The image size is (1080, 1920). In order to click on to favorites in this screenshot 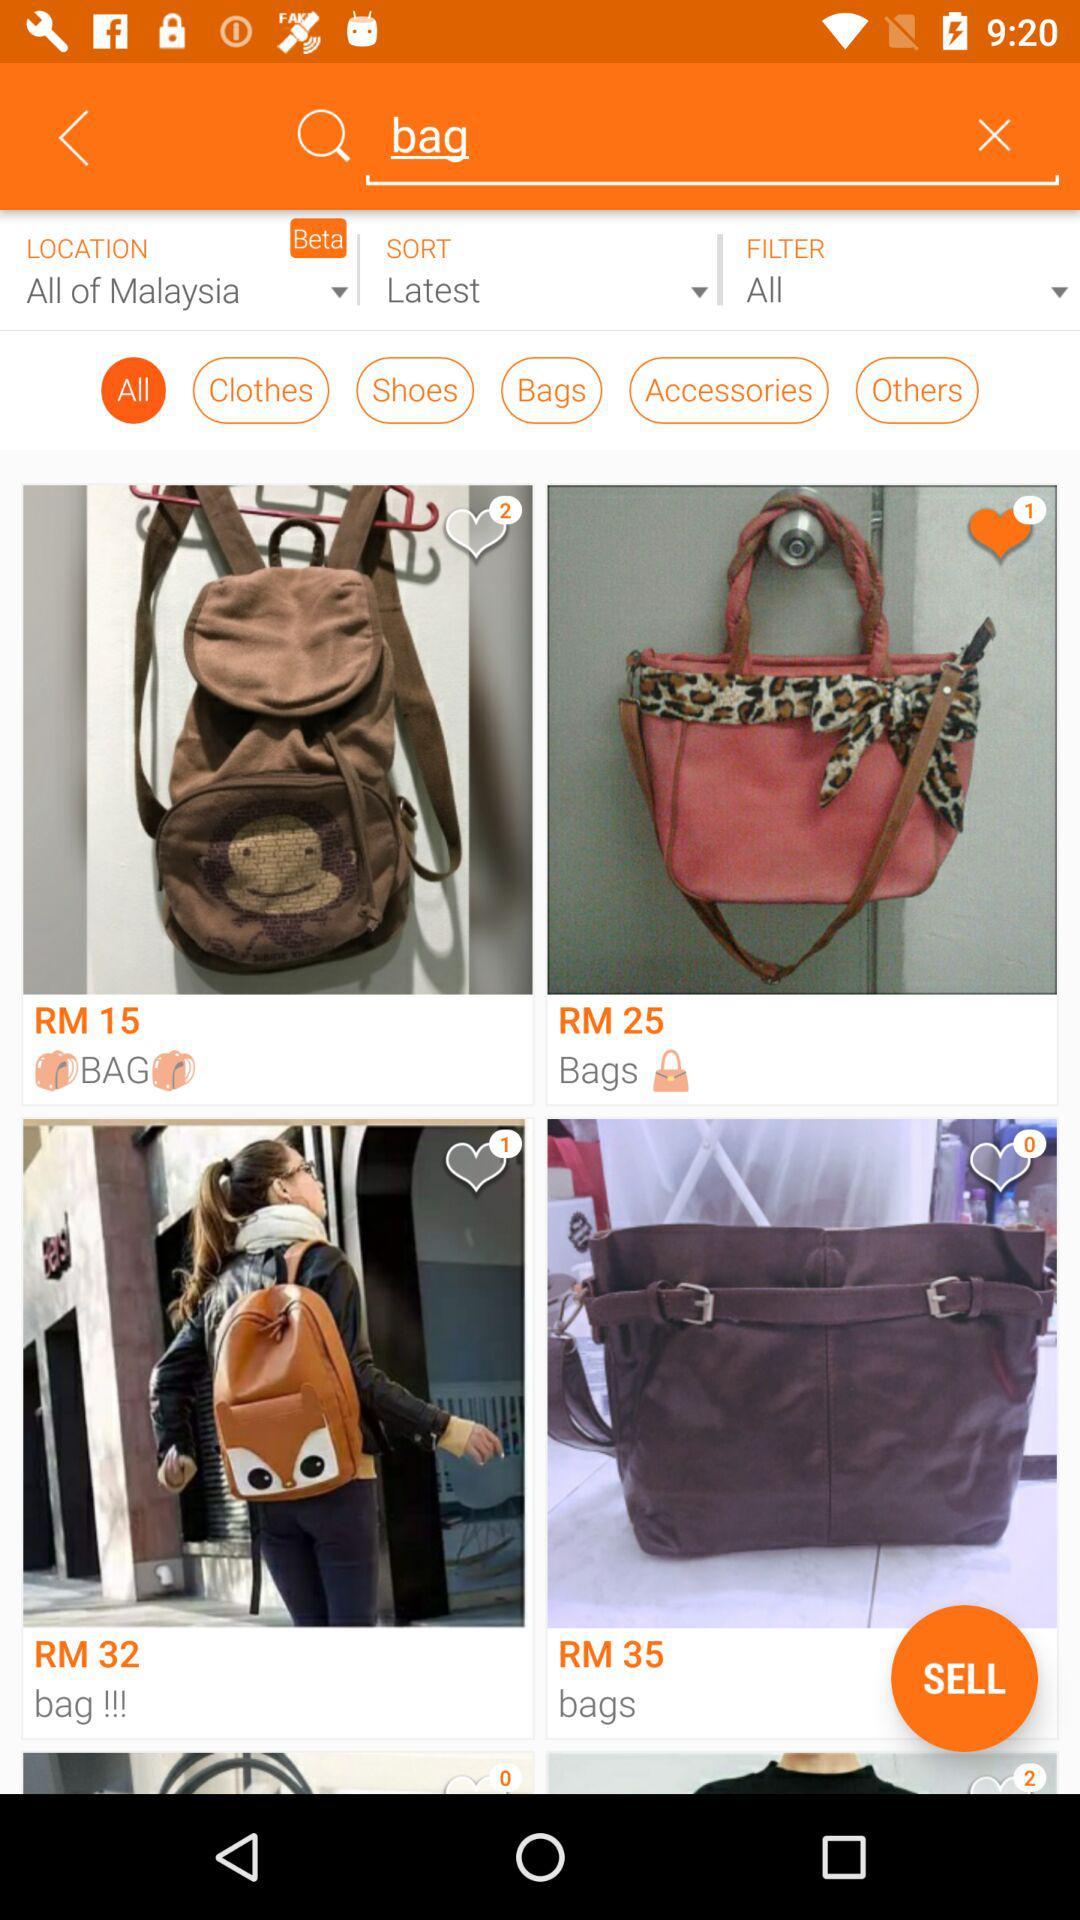, I will do `click(999, 1171)`.